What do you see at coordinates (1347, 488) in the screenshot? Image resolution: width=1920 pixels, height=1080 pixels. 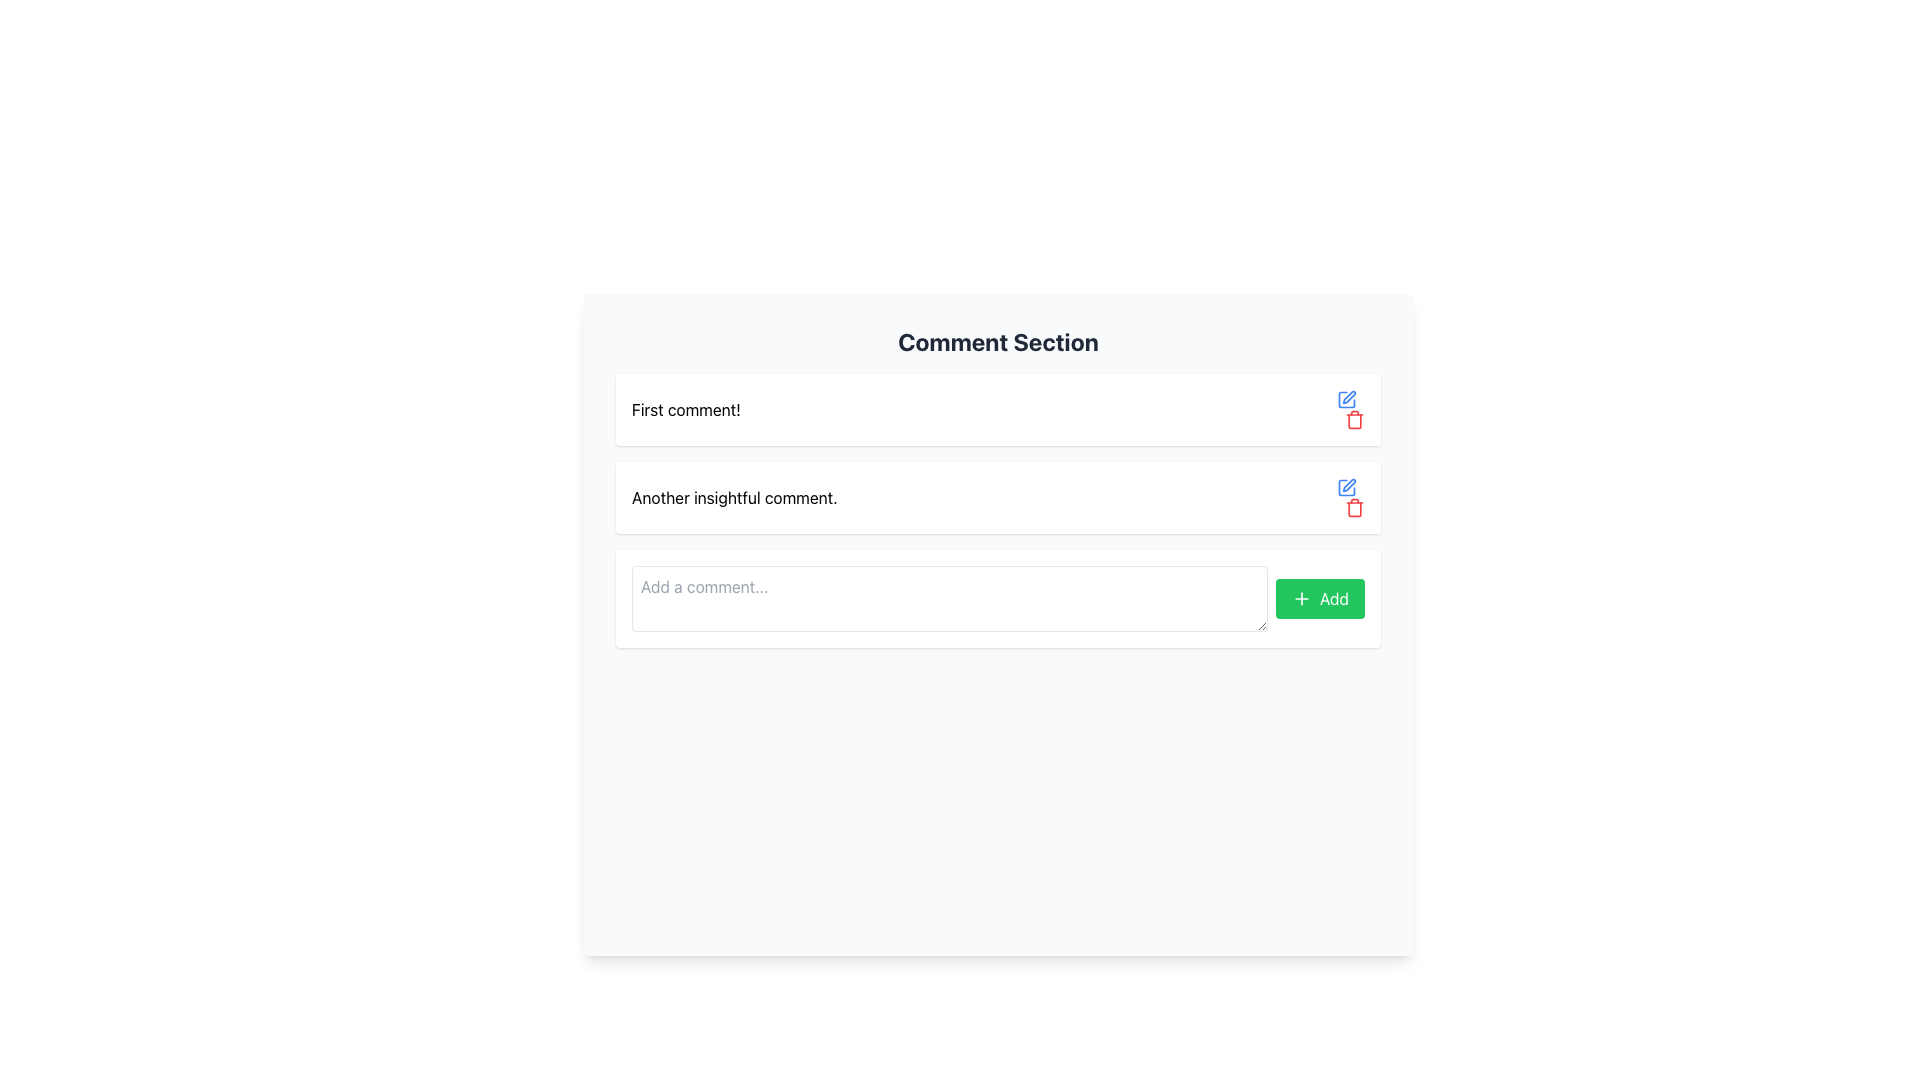 I see `the 'Edit' button (pen icon) located first from the left in the group of icons associated with the second displayed comment` at bounding box center [1347, 488].